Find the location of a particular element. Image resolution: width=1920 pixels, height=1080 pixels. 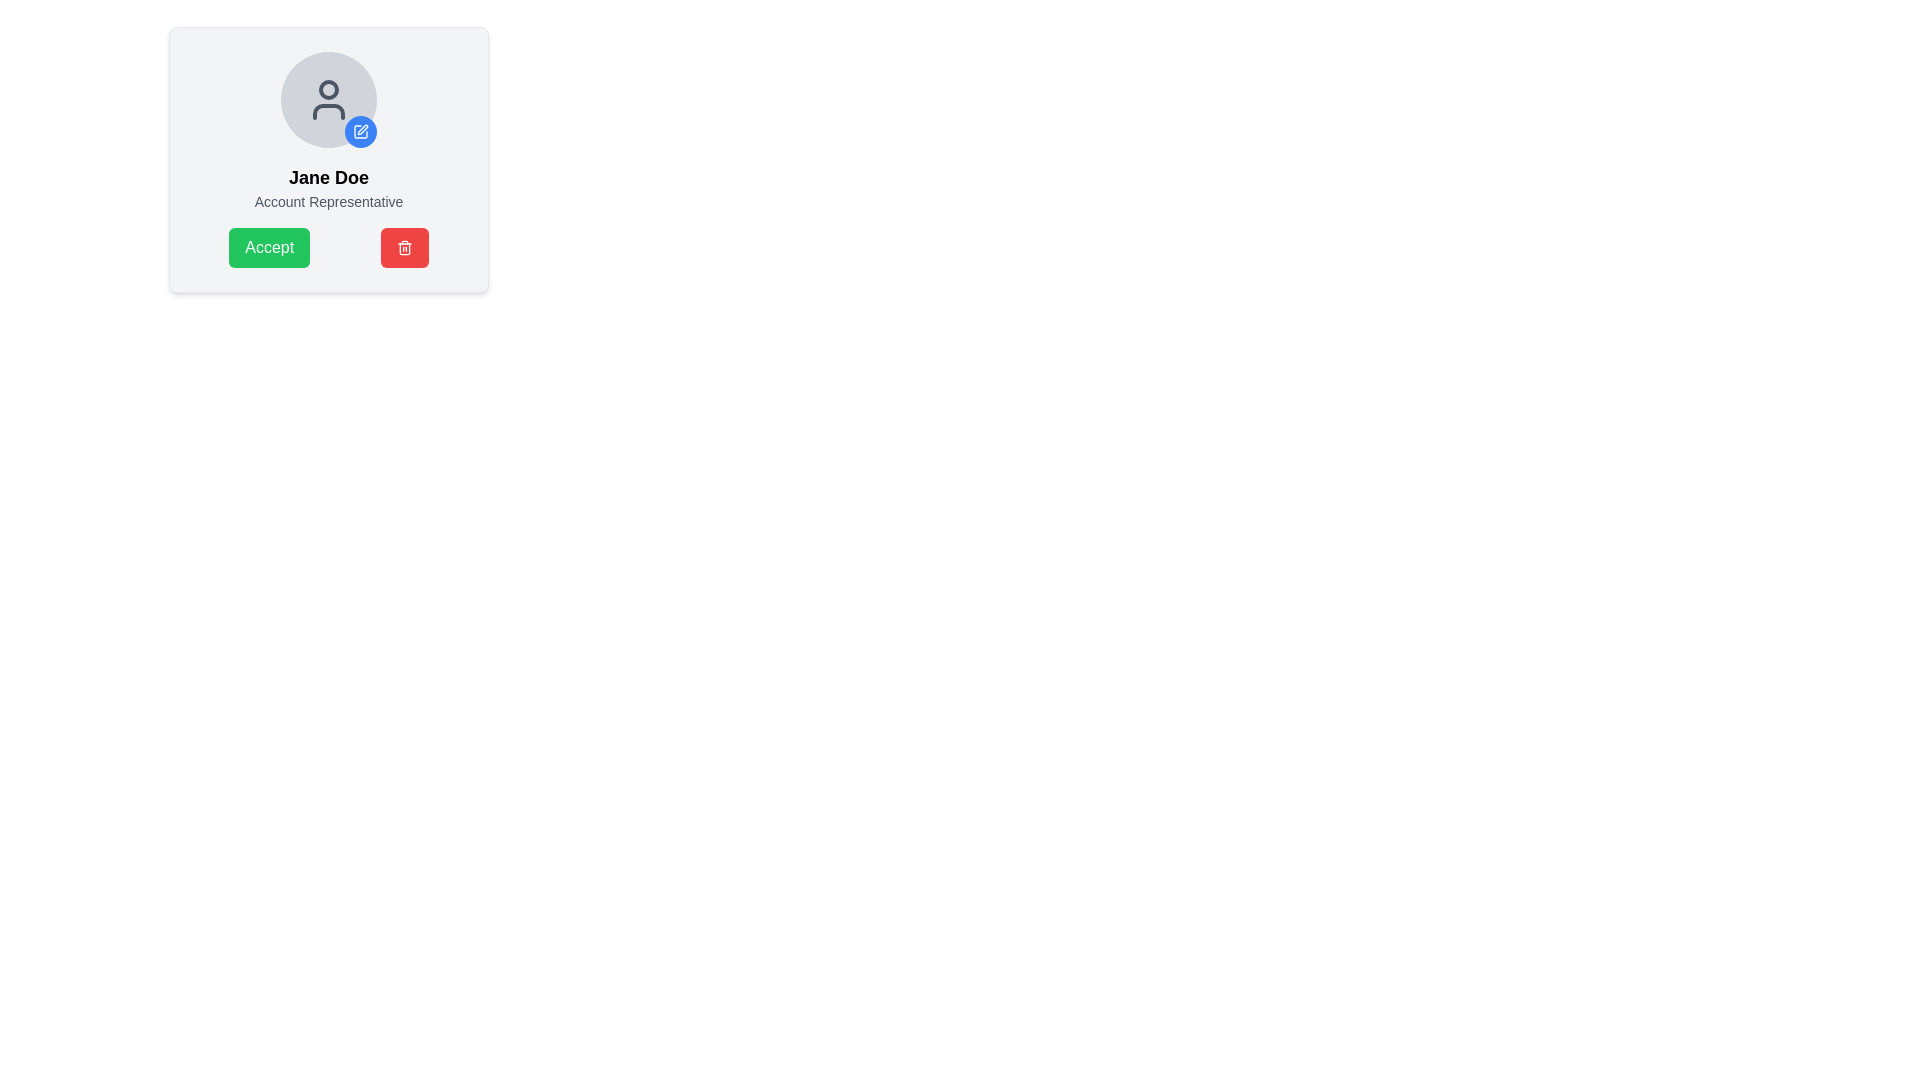

the decorative icon located at the right side of the user's profile picture within the profile card, indicating editability or modification functionality is located at coordinates (360, 131).